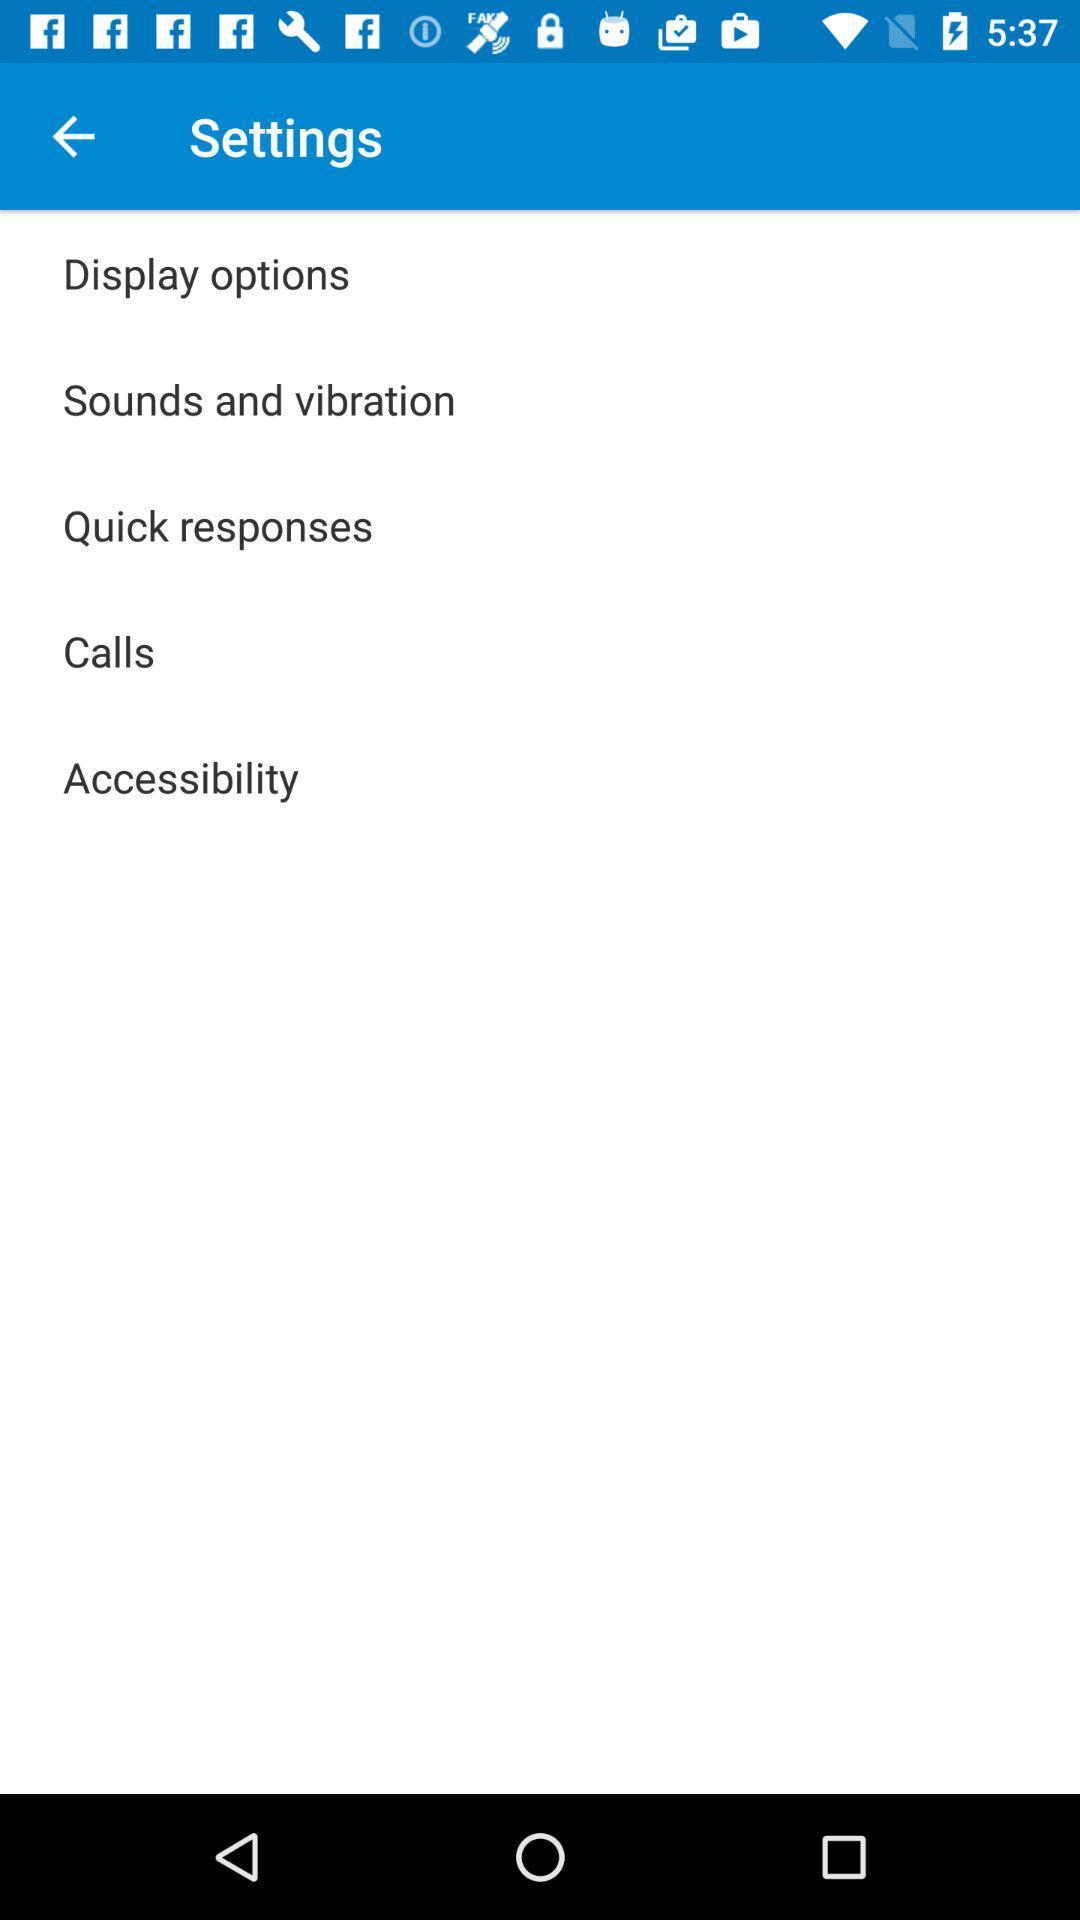 Image resolution: width=1080 pixels, height=1920 pixels. I want to click on the quick responses app, so click(218, 524).